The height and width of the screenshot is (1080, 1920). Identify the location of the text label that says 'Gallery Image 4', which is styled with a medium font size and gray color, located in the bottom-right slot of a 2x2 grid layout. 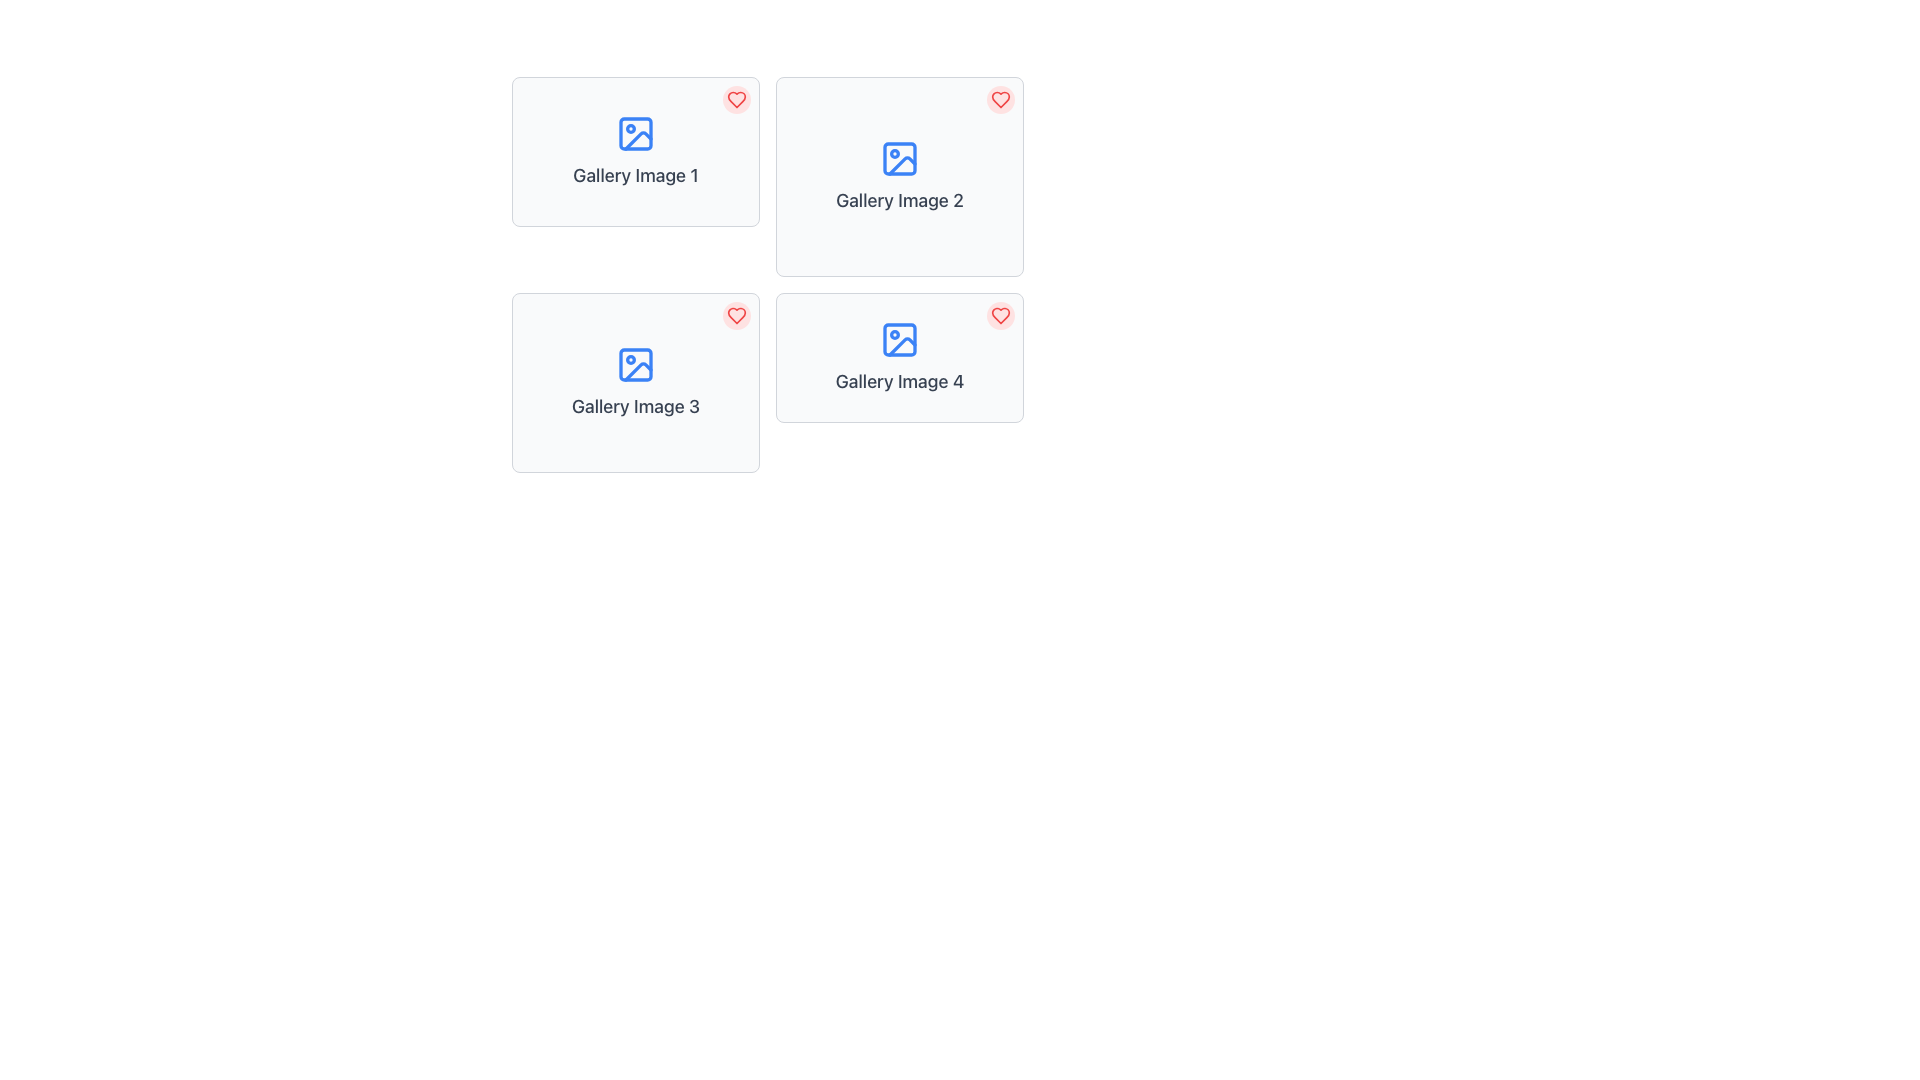
(899, 381).